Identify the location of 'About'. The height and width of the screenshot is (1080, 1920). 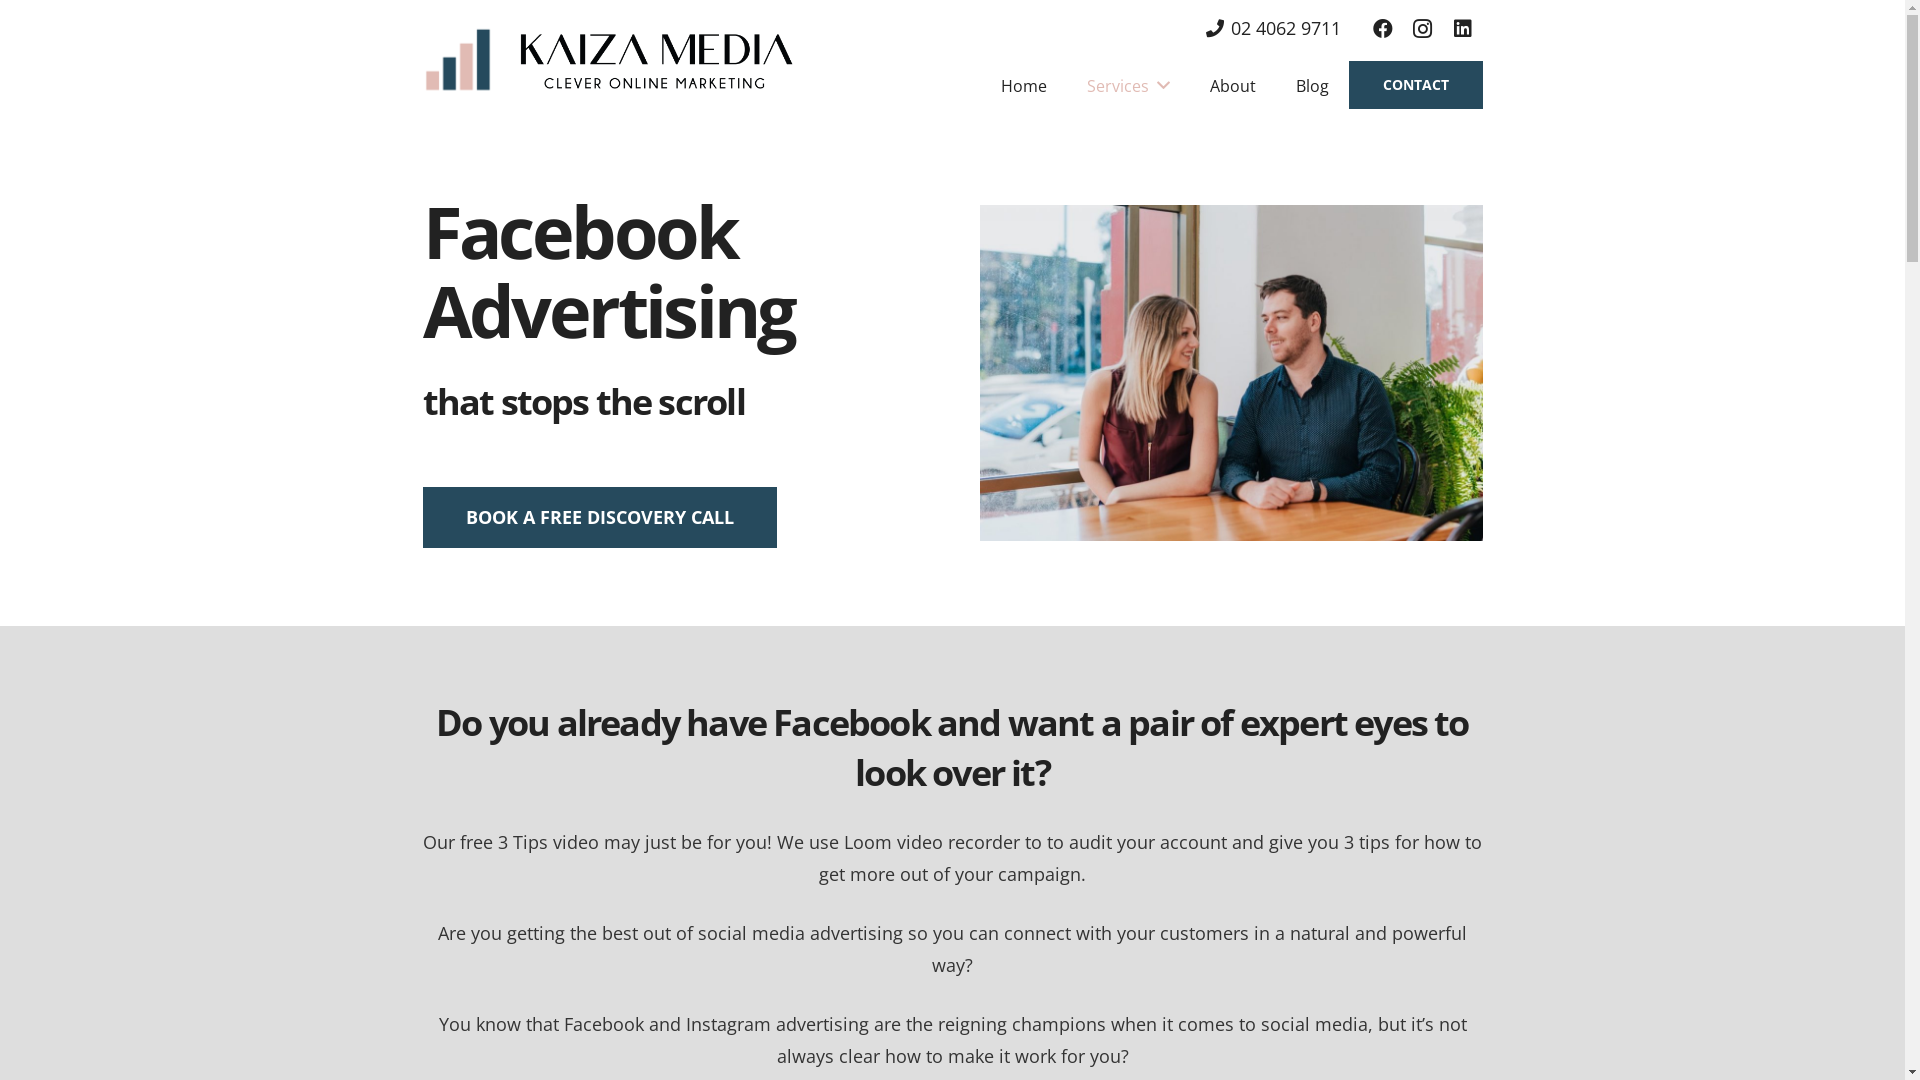
(1232, 84).